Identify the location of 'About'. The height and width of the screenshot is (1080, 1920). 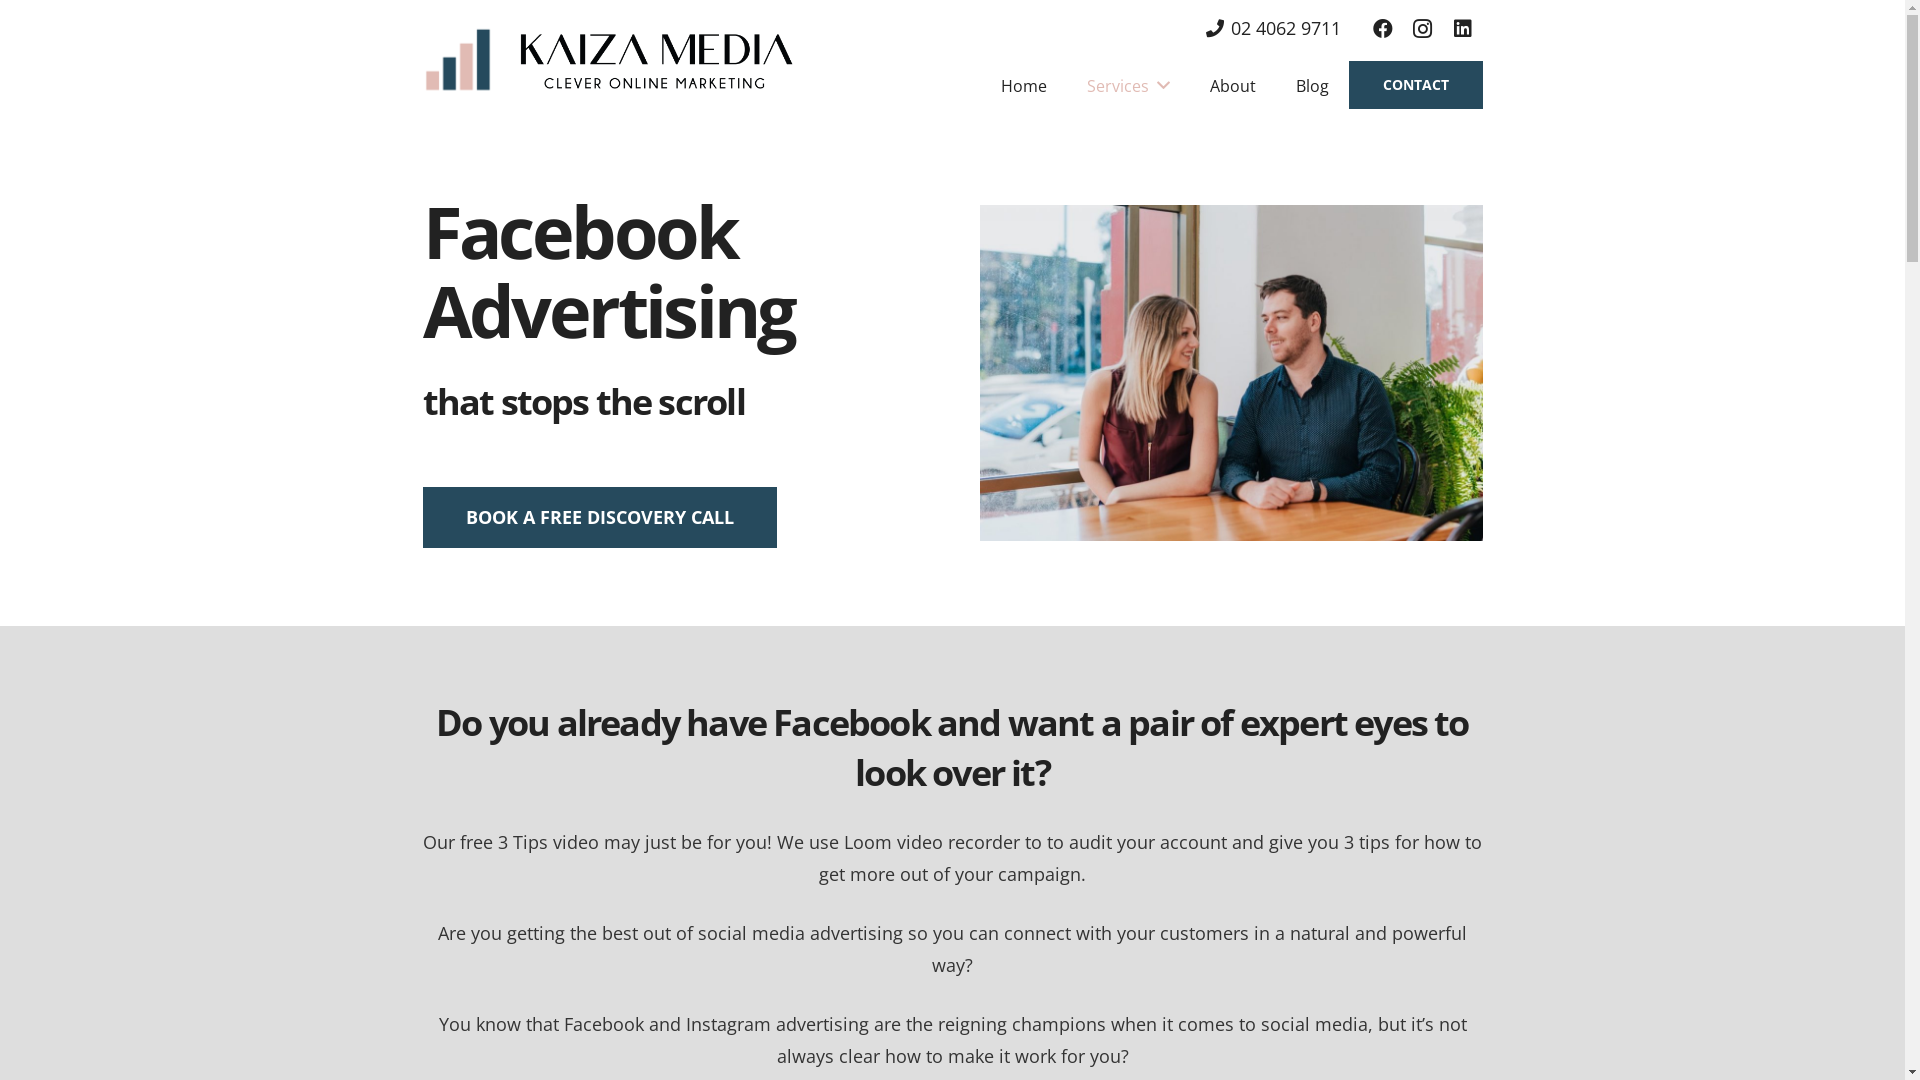
(1232, 84).